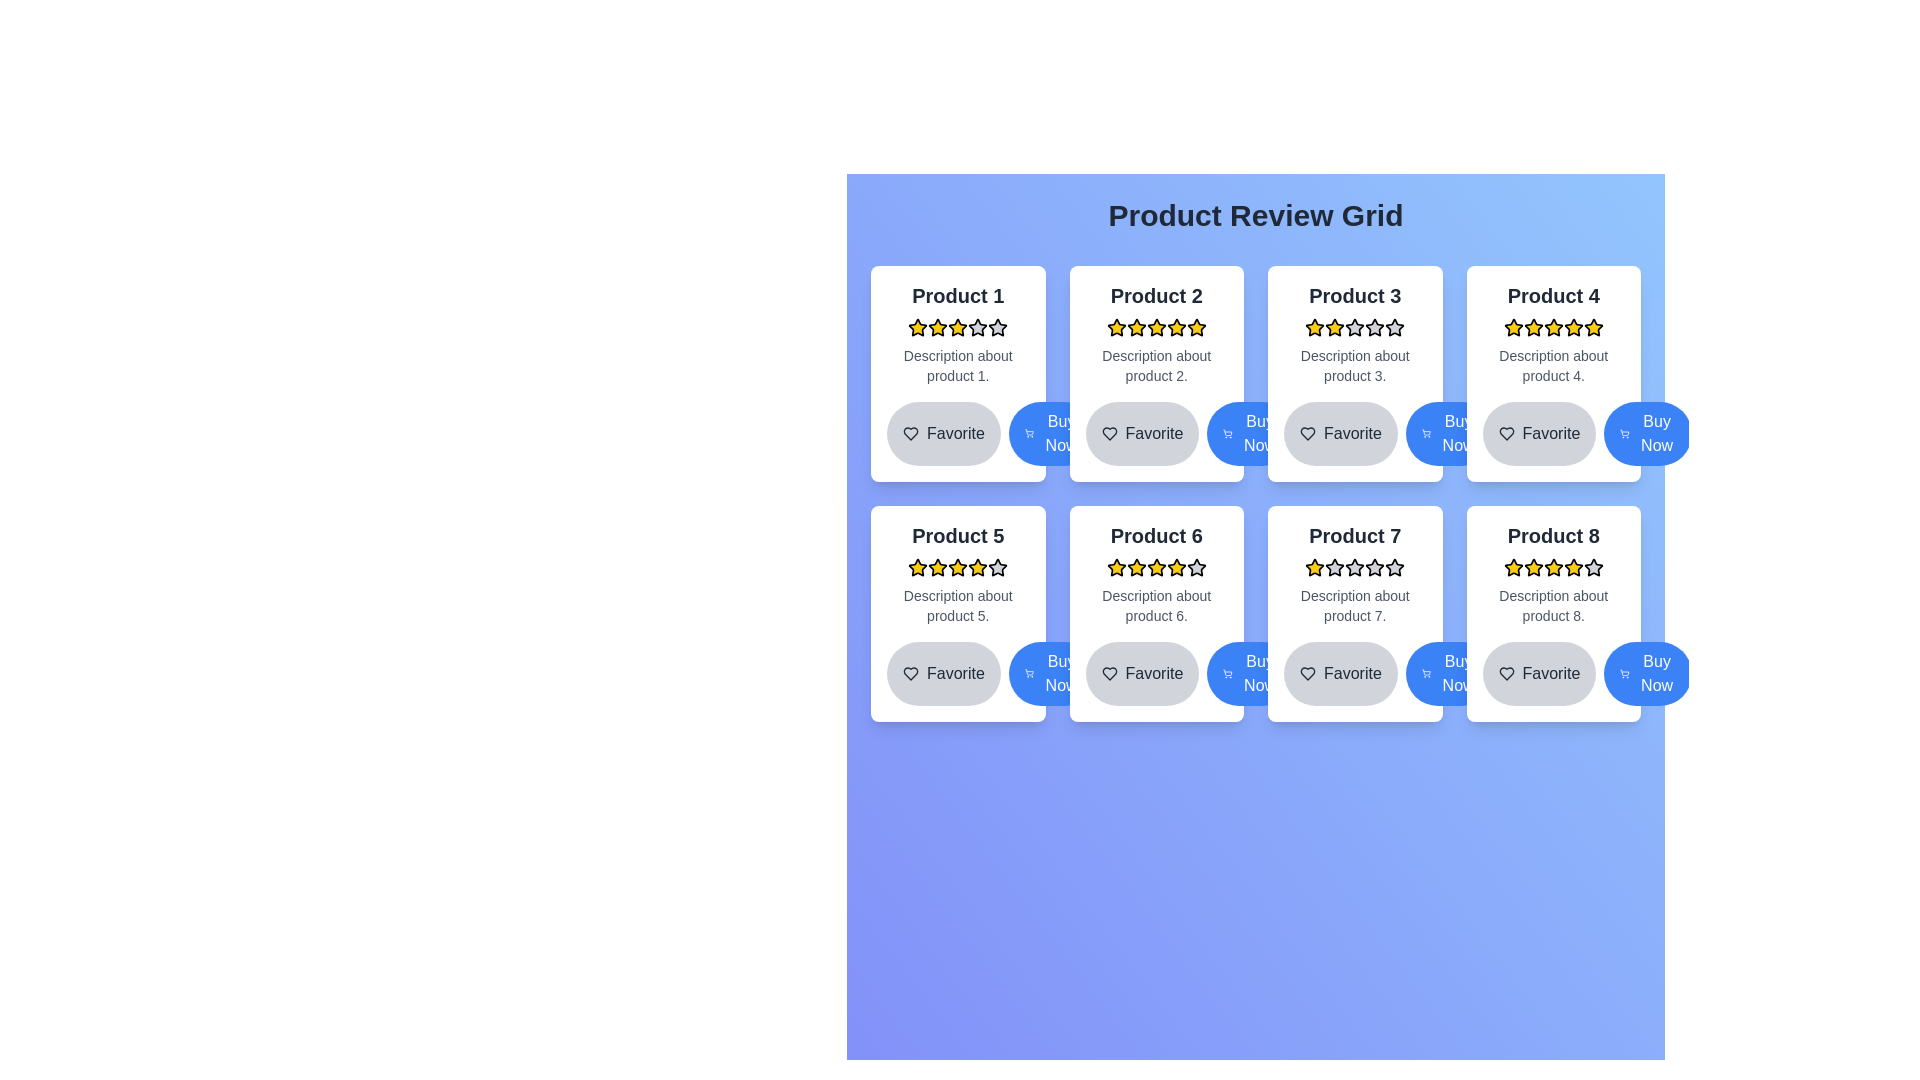 This screenshot has width=1920, height=1080. What do you see at coordinates (1394, 567) in the screenshot?
I see `the first star icon representing a rating unit in the 'Product 7' card of the 'Product Review Grid' to interact with the product rating system` at bounding box center [1394, 567].